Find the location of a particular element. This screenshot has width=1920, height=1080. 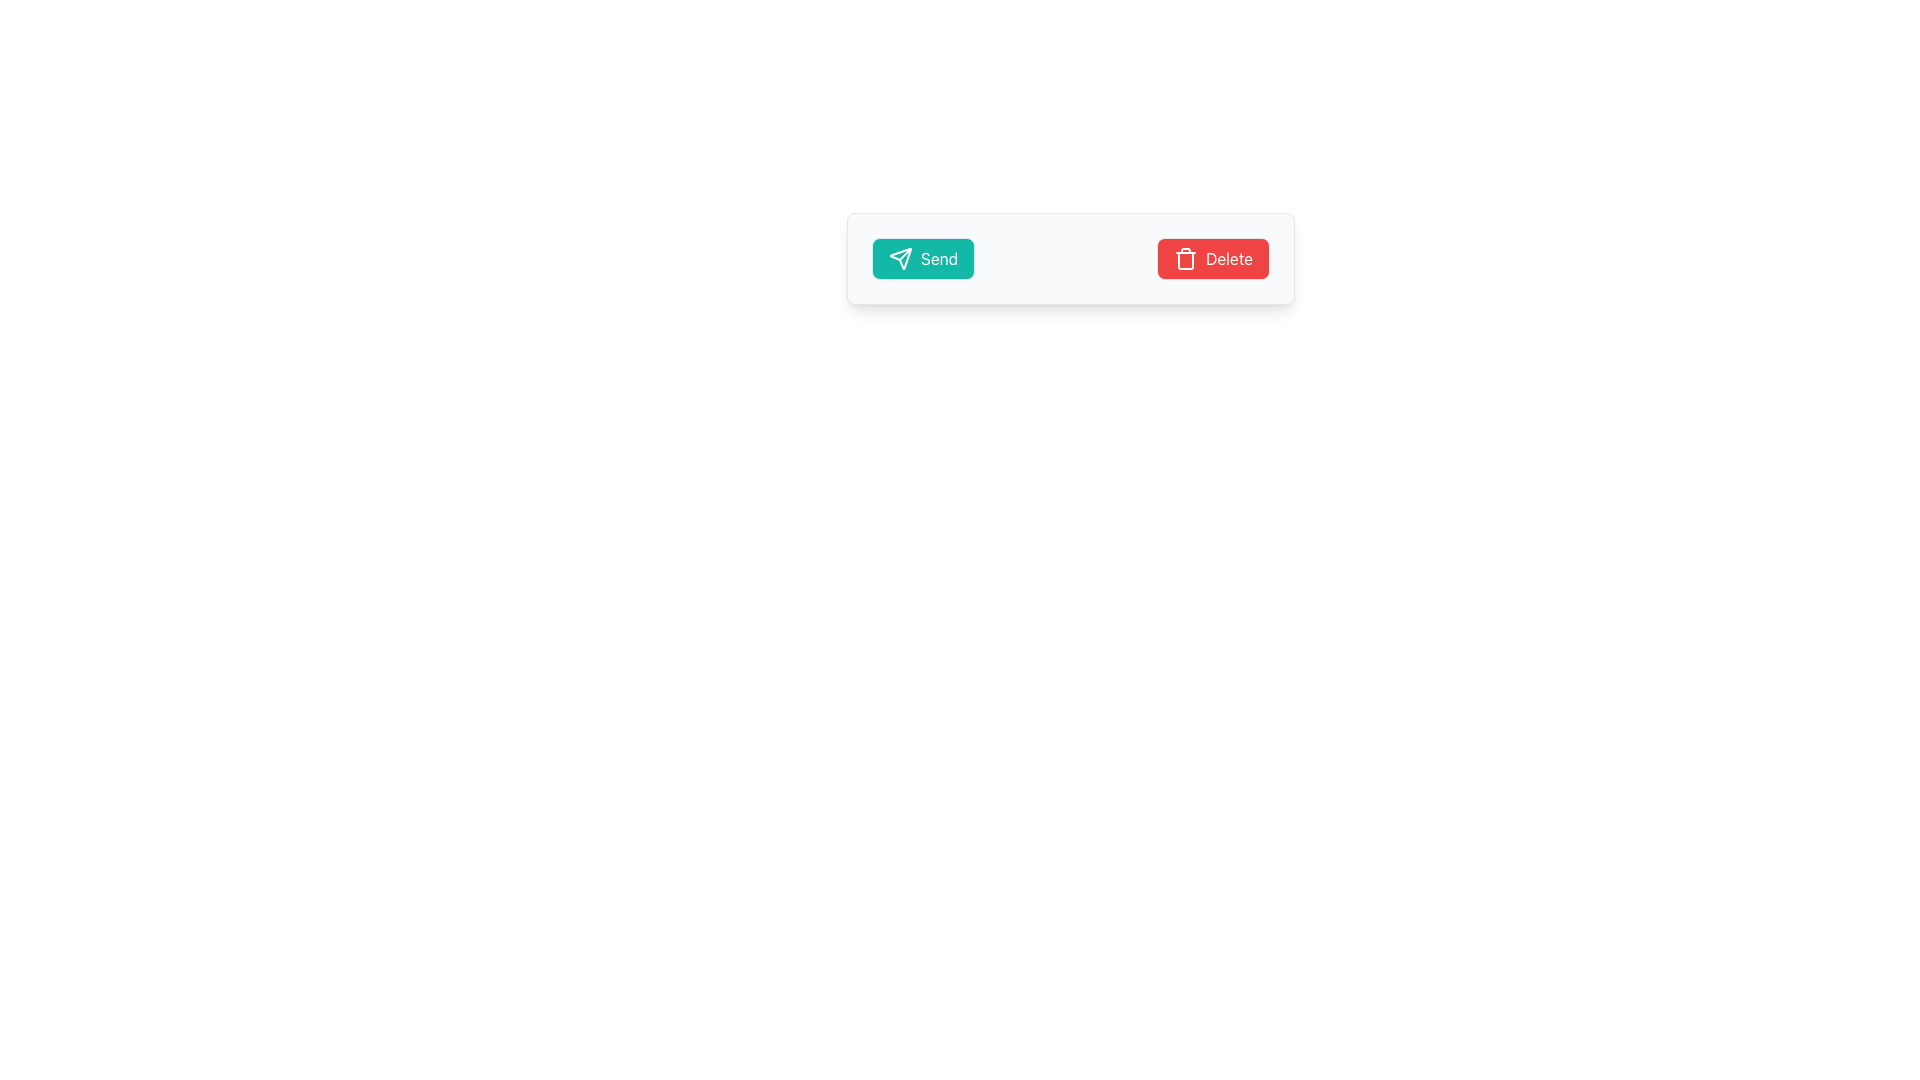

the central part of the trash can icon within the red 'Delete' button, which visually represents the delete functionality is located at coordinates (1185, 260).